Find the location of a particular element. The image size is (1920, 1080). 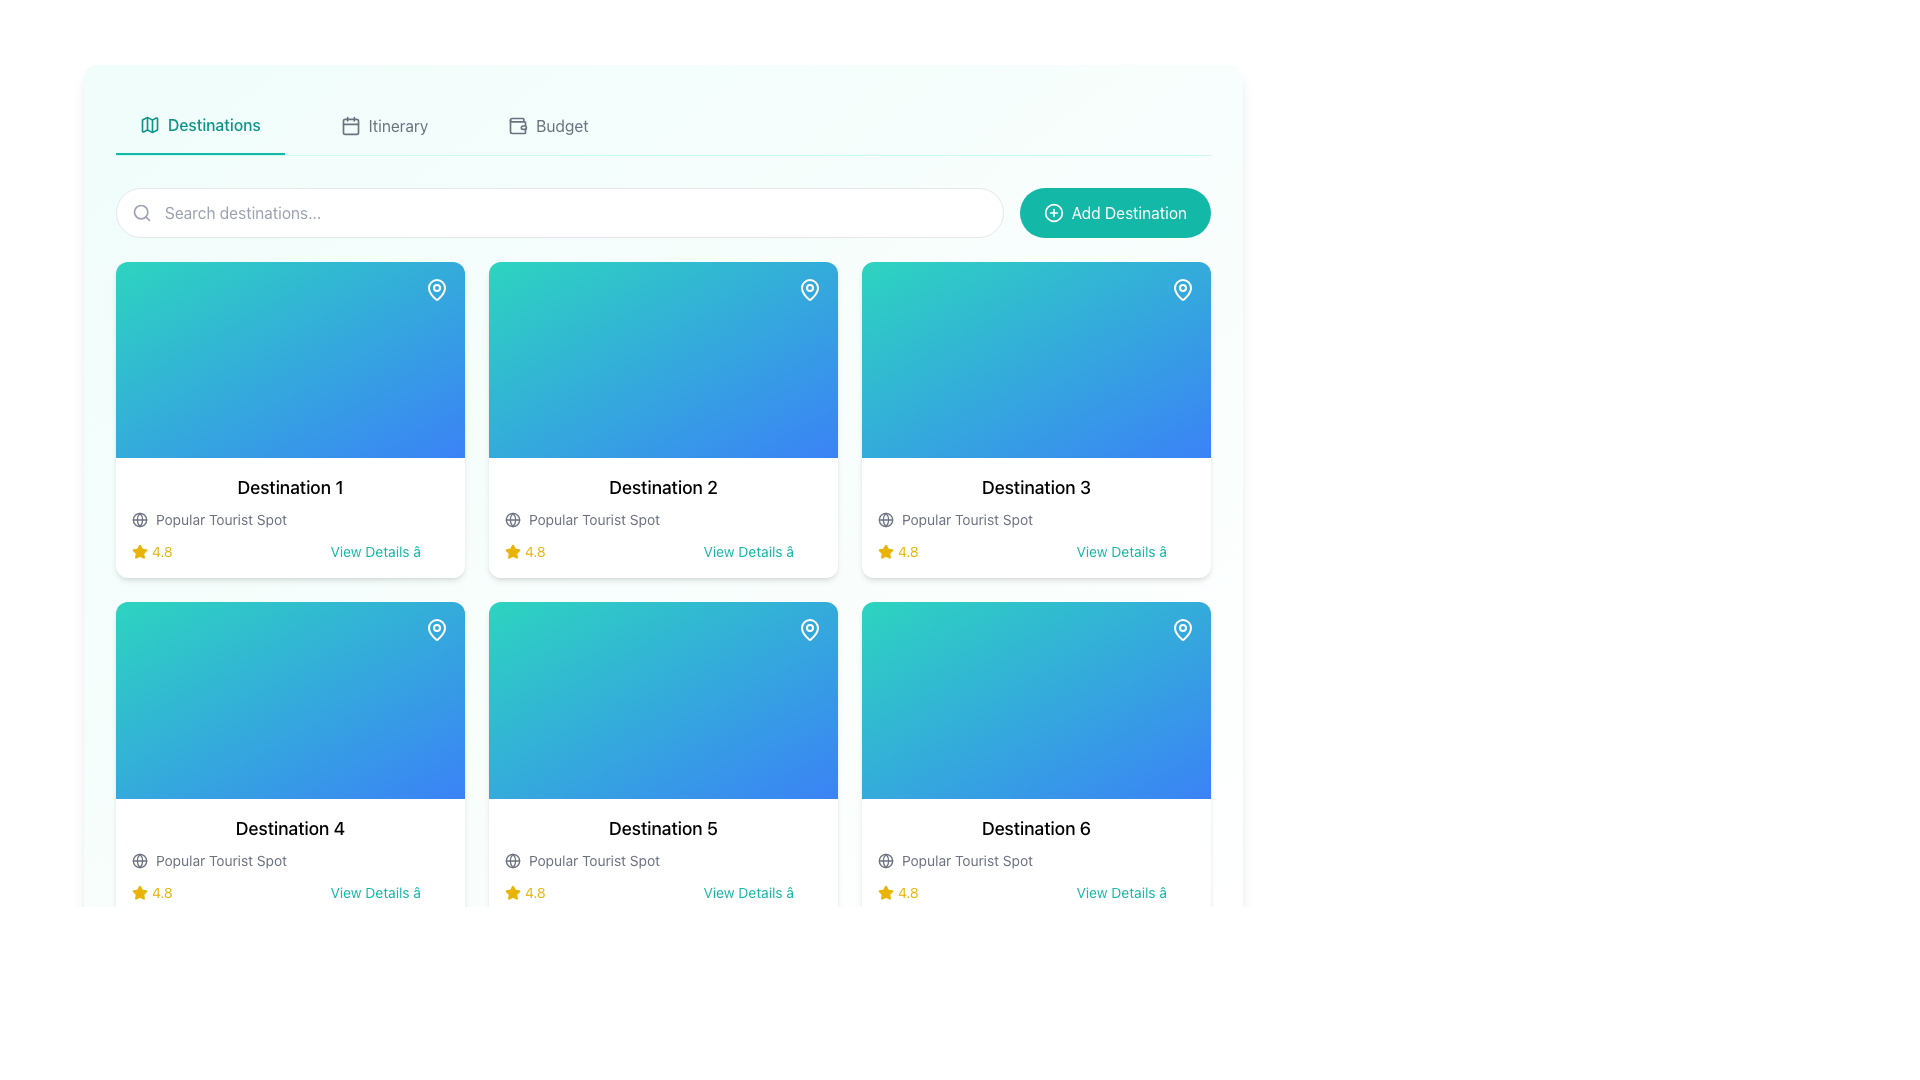

the leftmost Navigation Button in the horizontal navigation bar is located at coordinates (200, 126).